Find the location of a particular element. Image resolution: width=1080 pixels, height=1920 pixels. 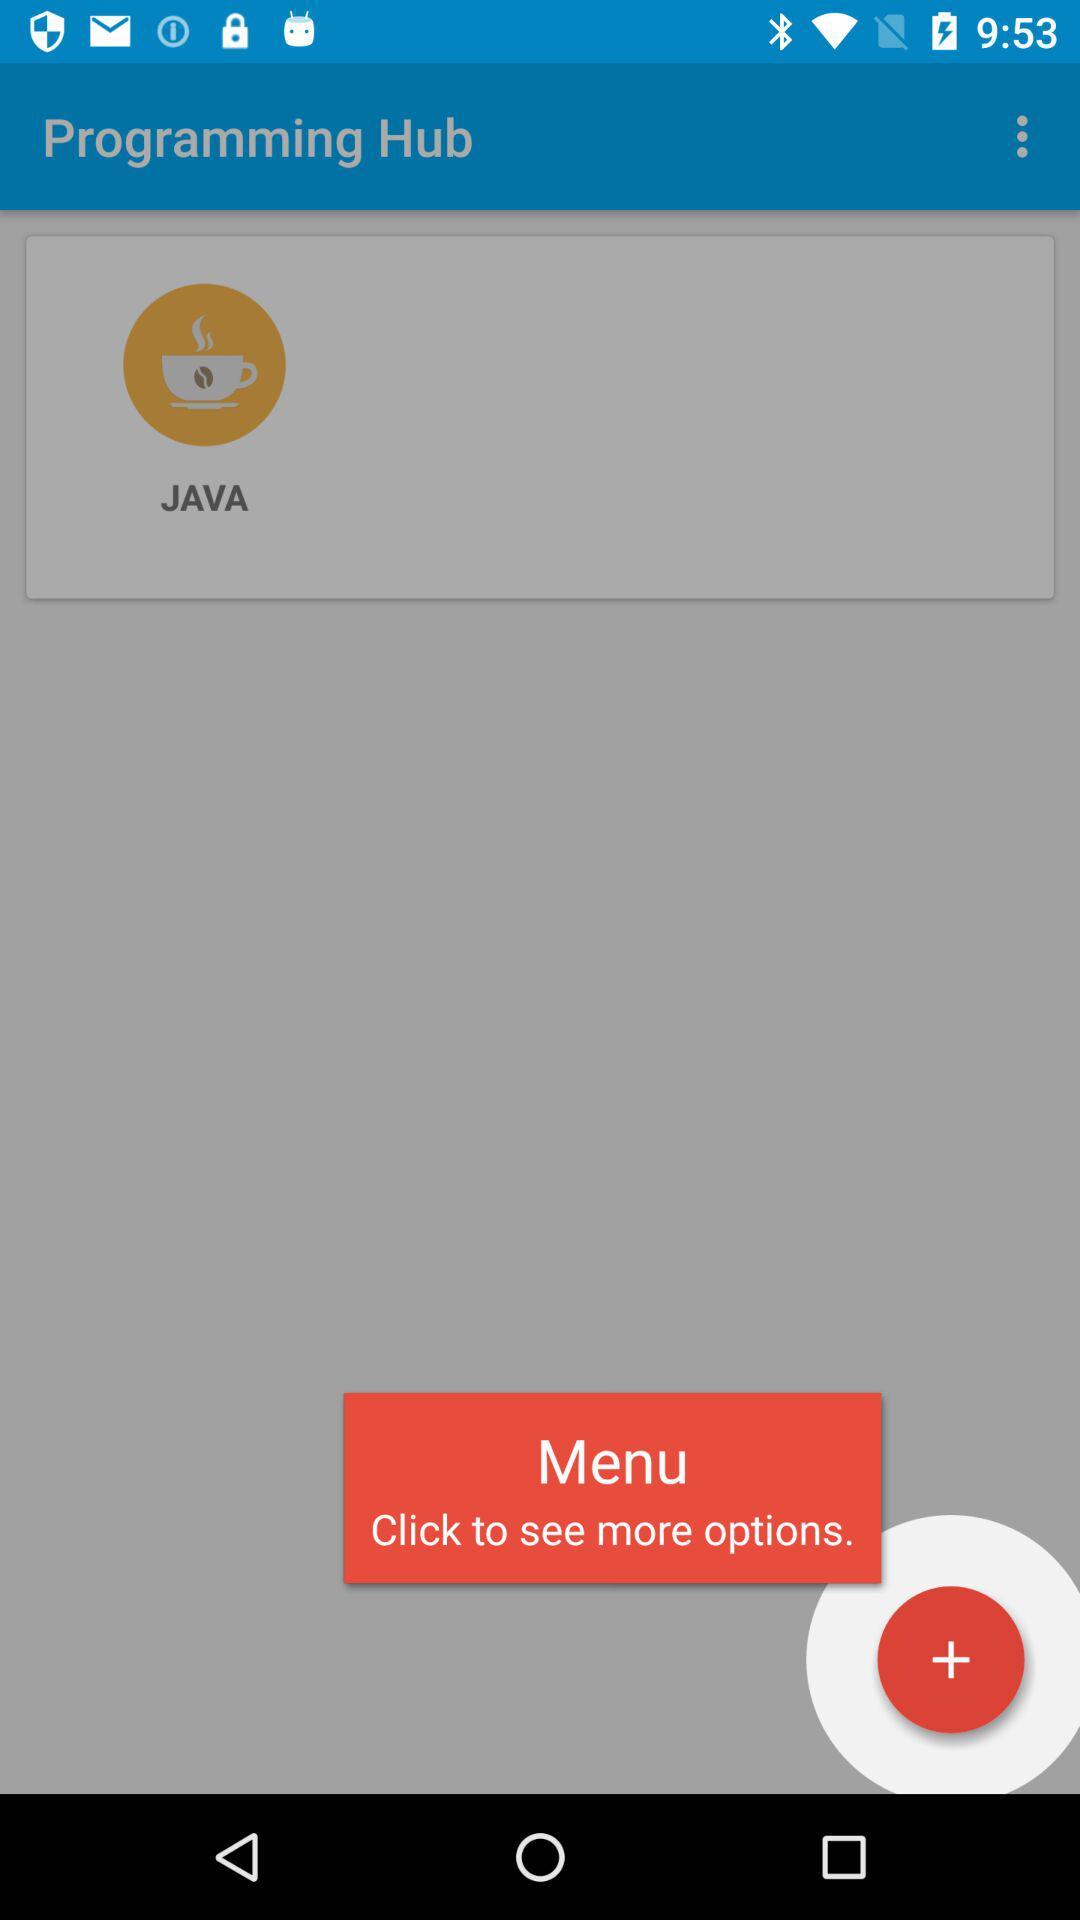

increase is located at coordinates (950, 1659).